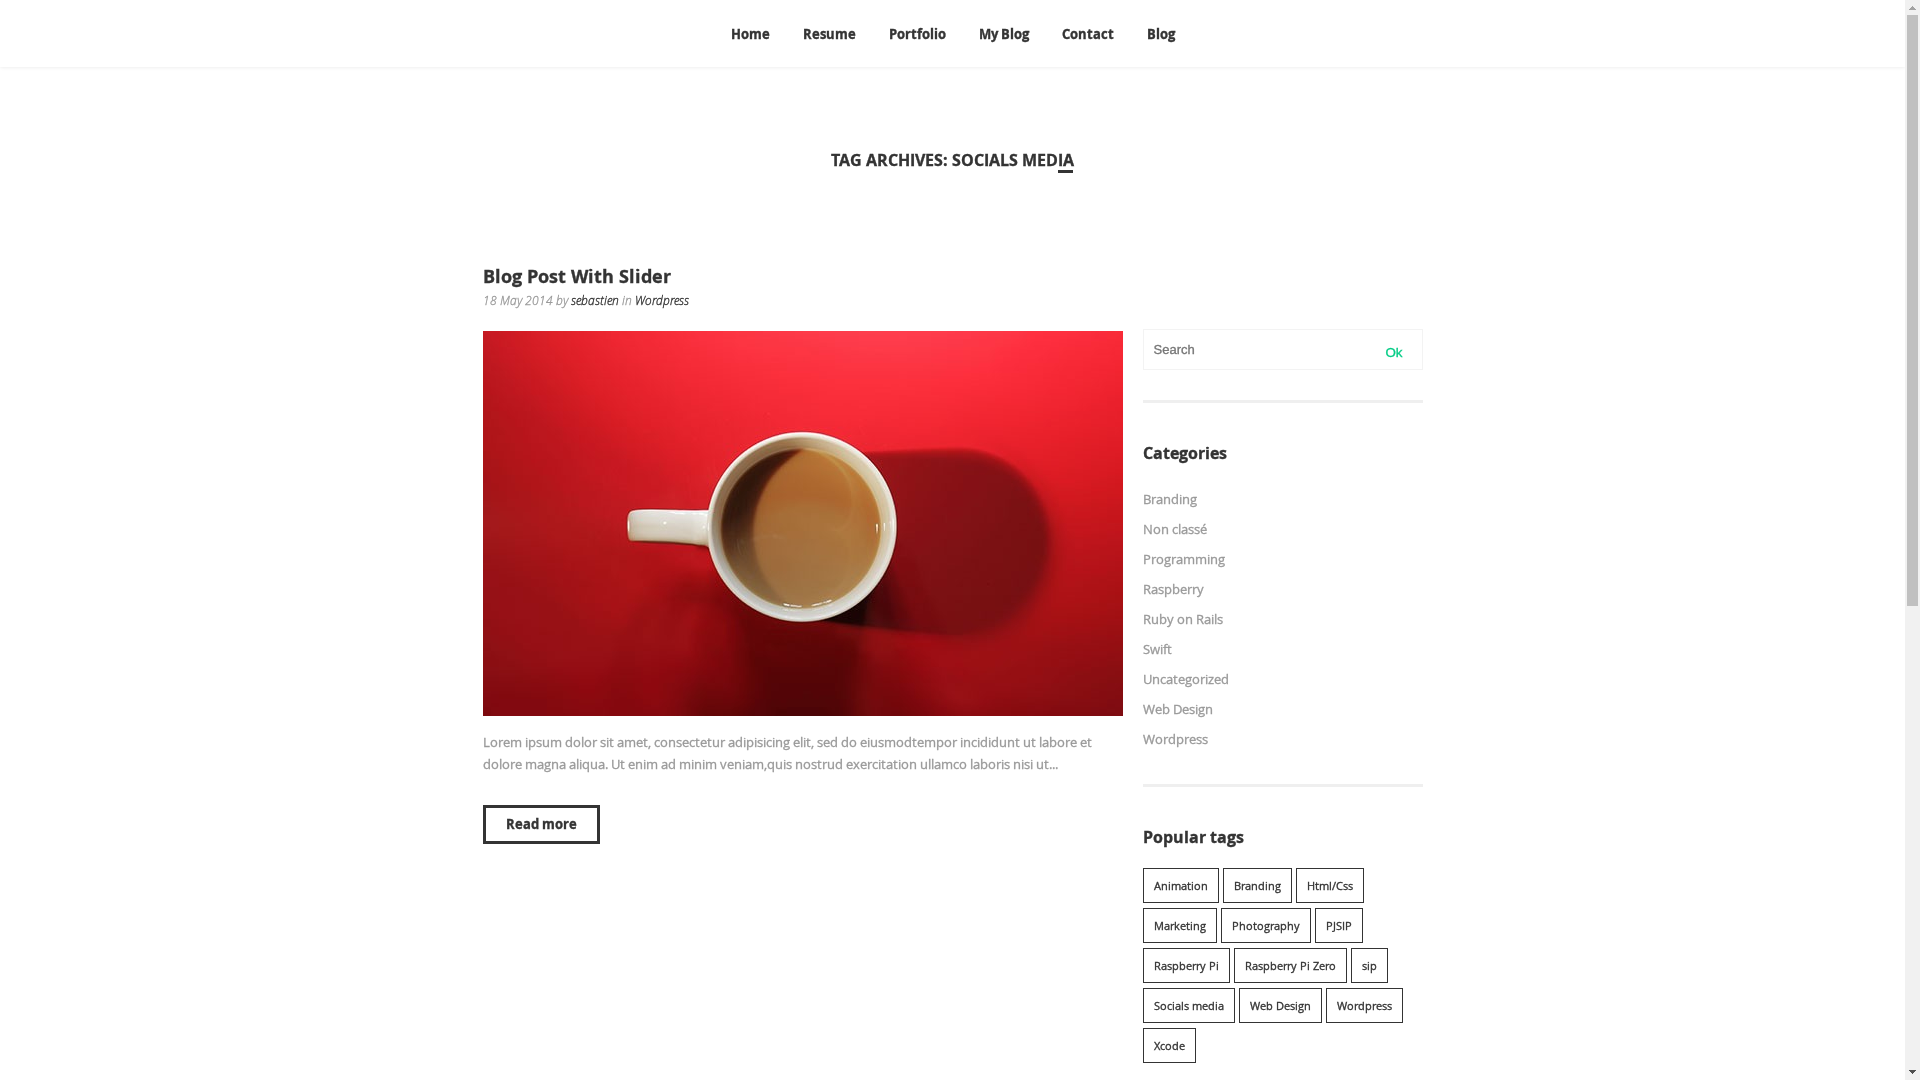  What do you see at coordinates (1172, 588) in the screenshot?
I see `'Raspberry'` at bounding box center [1172, 588].